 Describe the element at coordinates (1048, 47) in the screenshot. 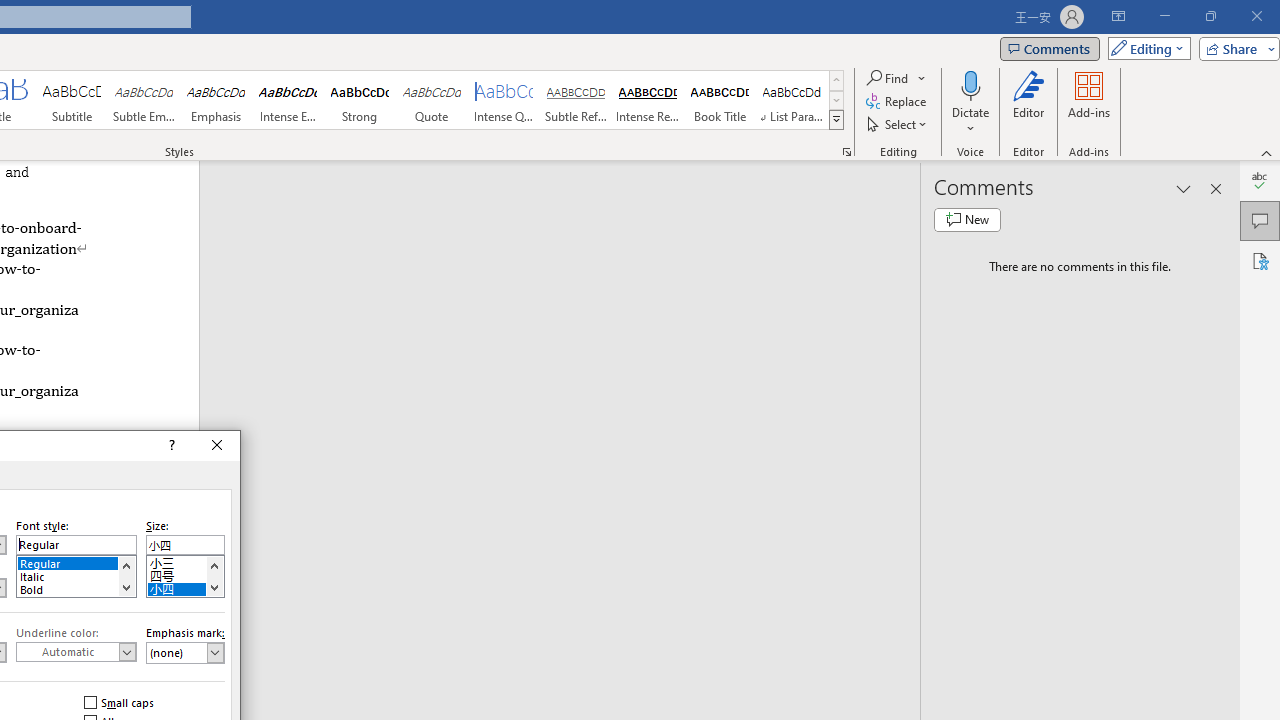

I see `'Comments'` at that location.